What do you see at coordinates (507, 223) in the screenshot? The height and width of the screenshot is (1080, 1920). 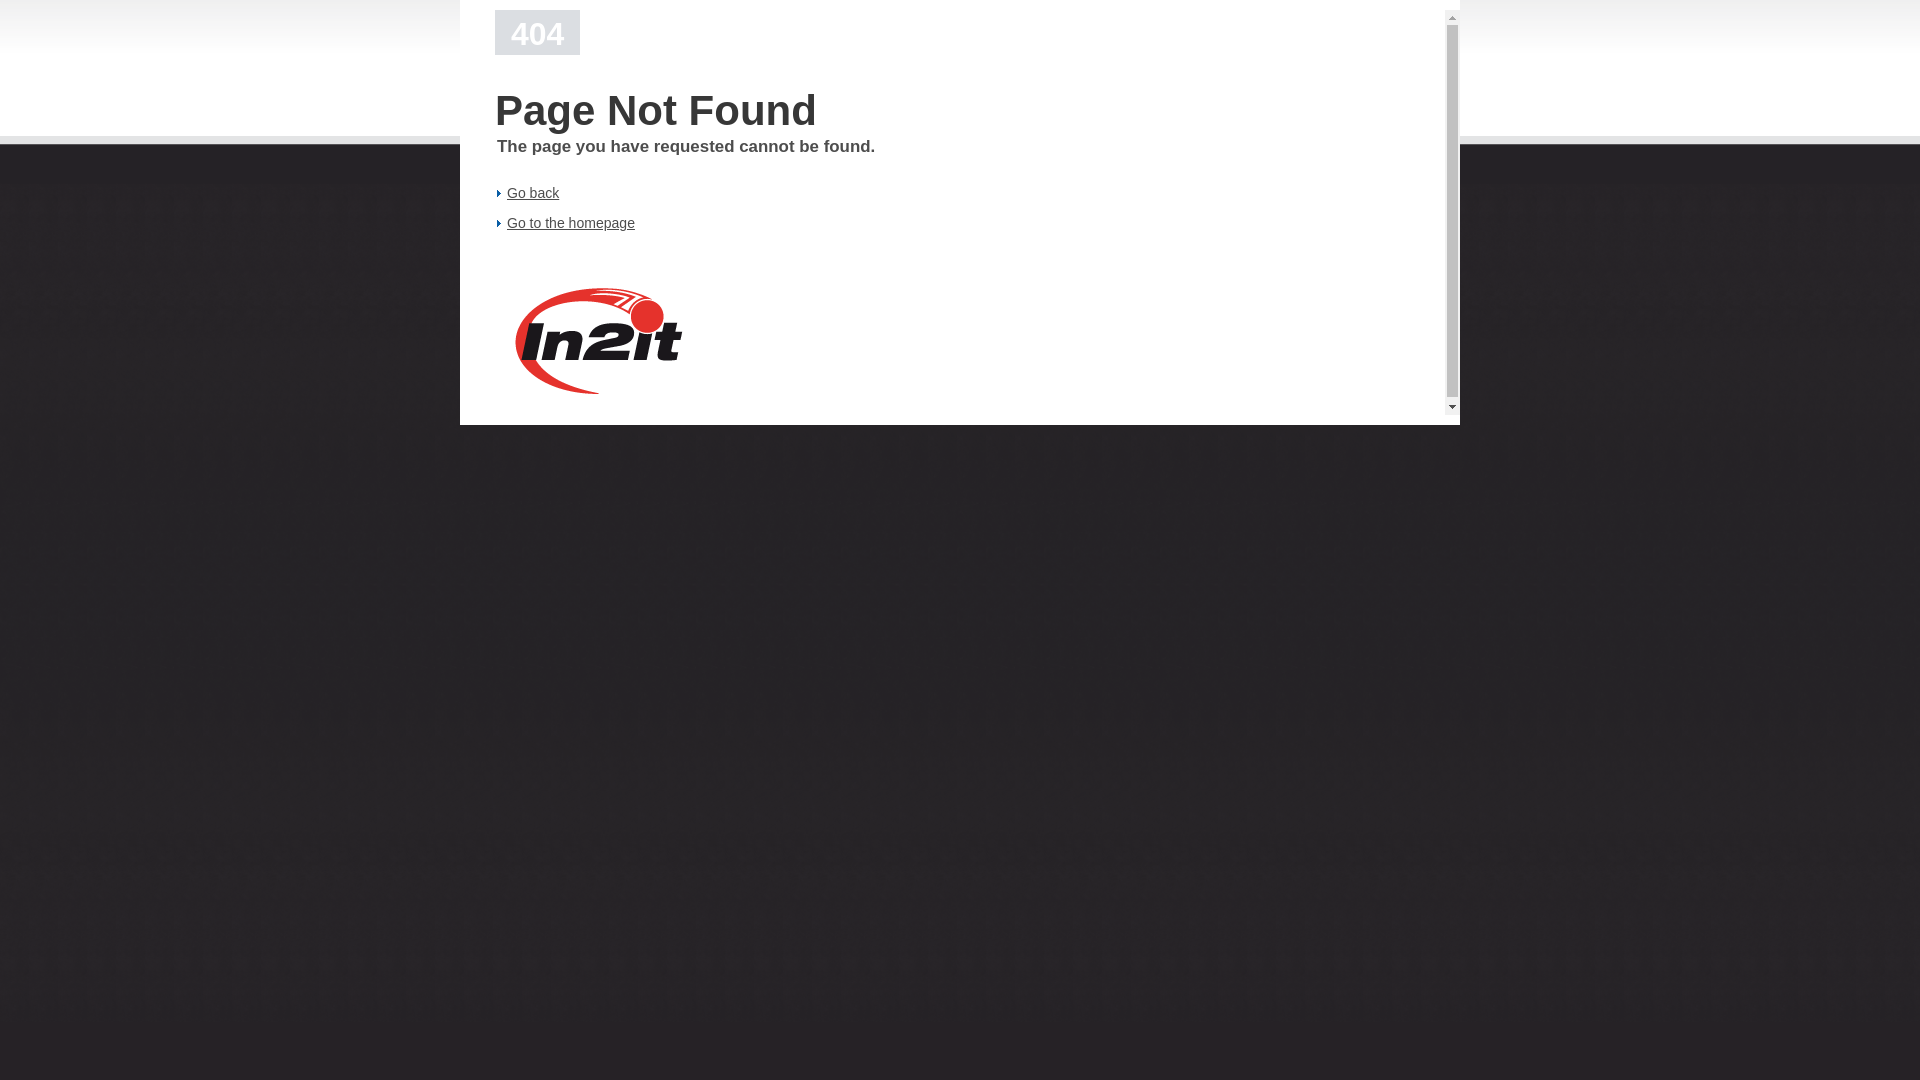 I see `'Go to the homepage'` at bounding box center [507, 223].